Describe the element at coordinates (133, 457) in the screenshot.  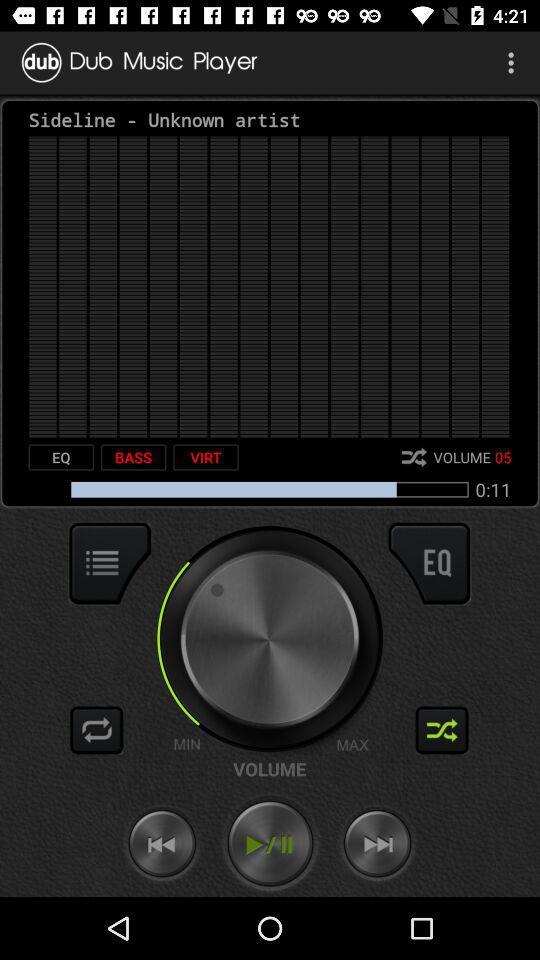
I see `the icon next to the   eq   item` at that location.